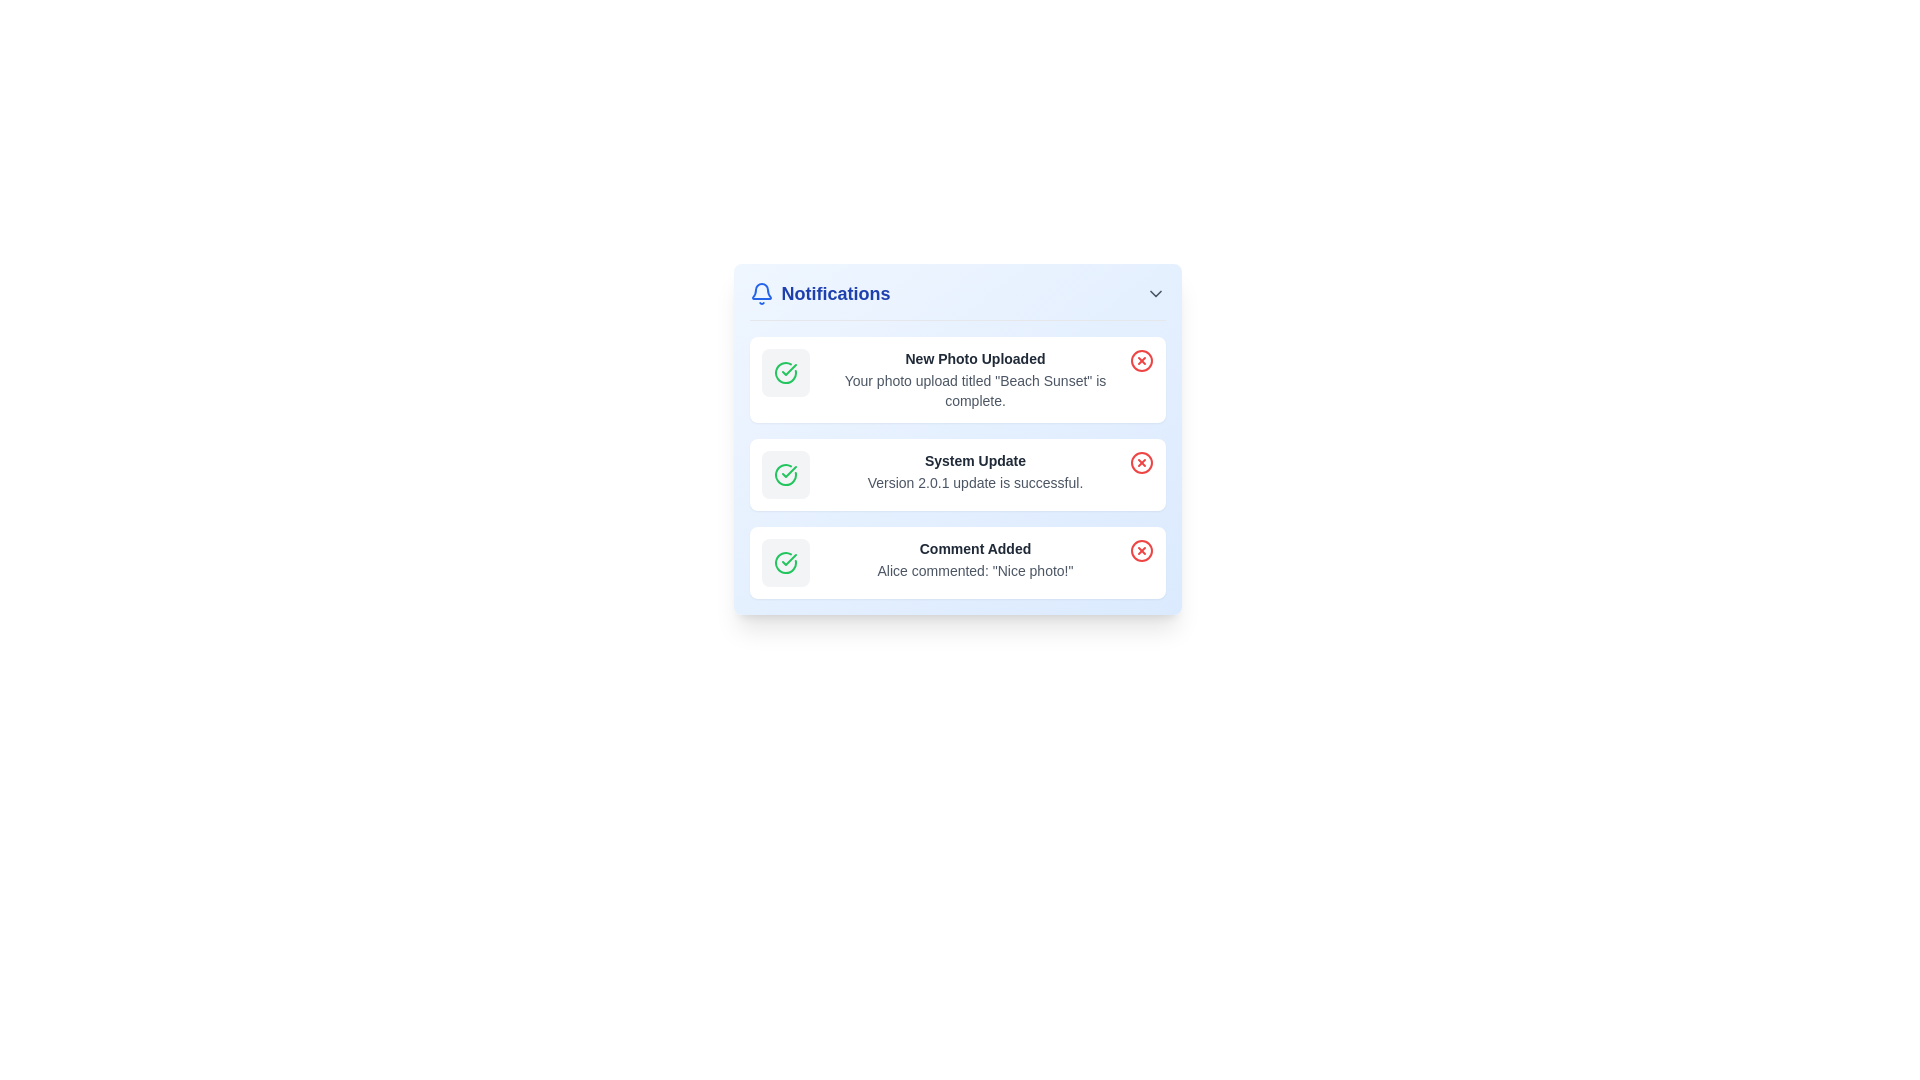 The image size is (1920, 1080). I want to click on the text block displaying 'System Update' and 'Version 2.0.1 update is successful.' in the second notification card, located in the center of the notifications list, so click(975, 471).